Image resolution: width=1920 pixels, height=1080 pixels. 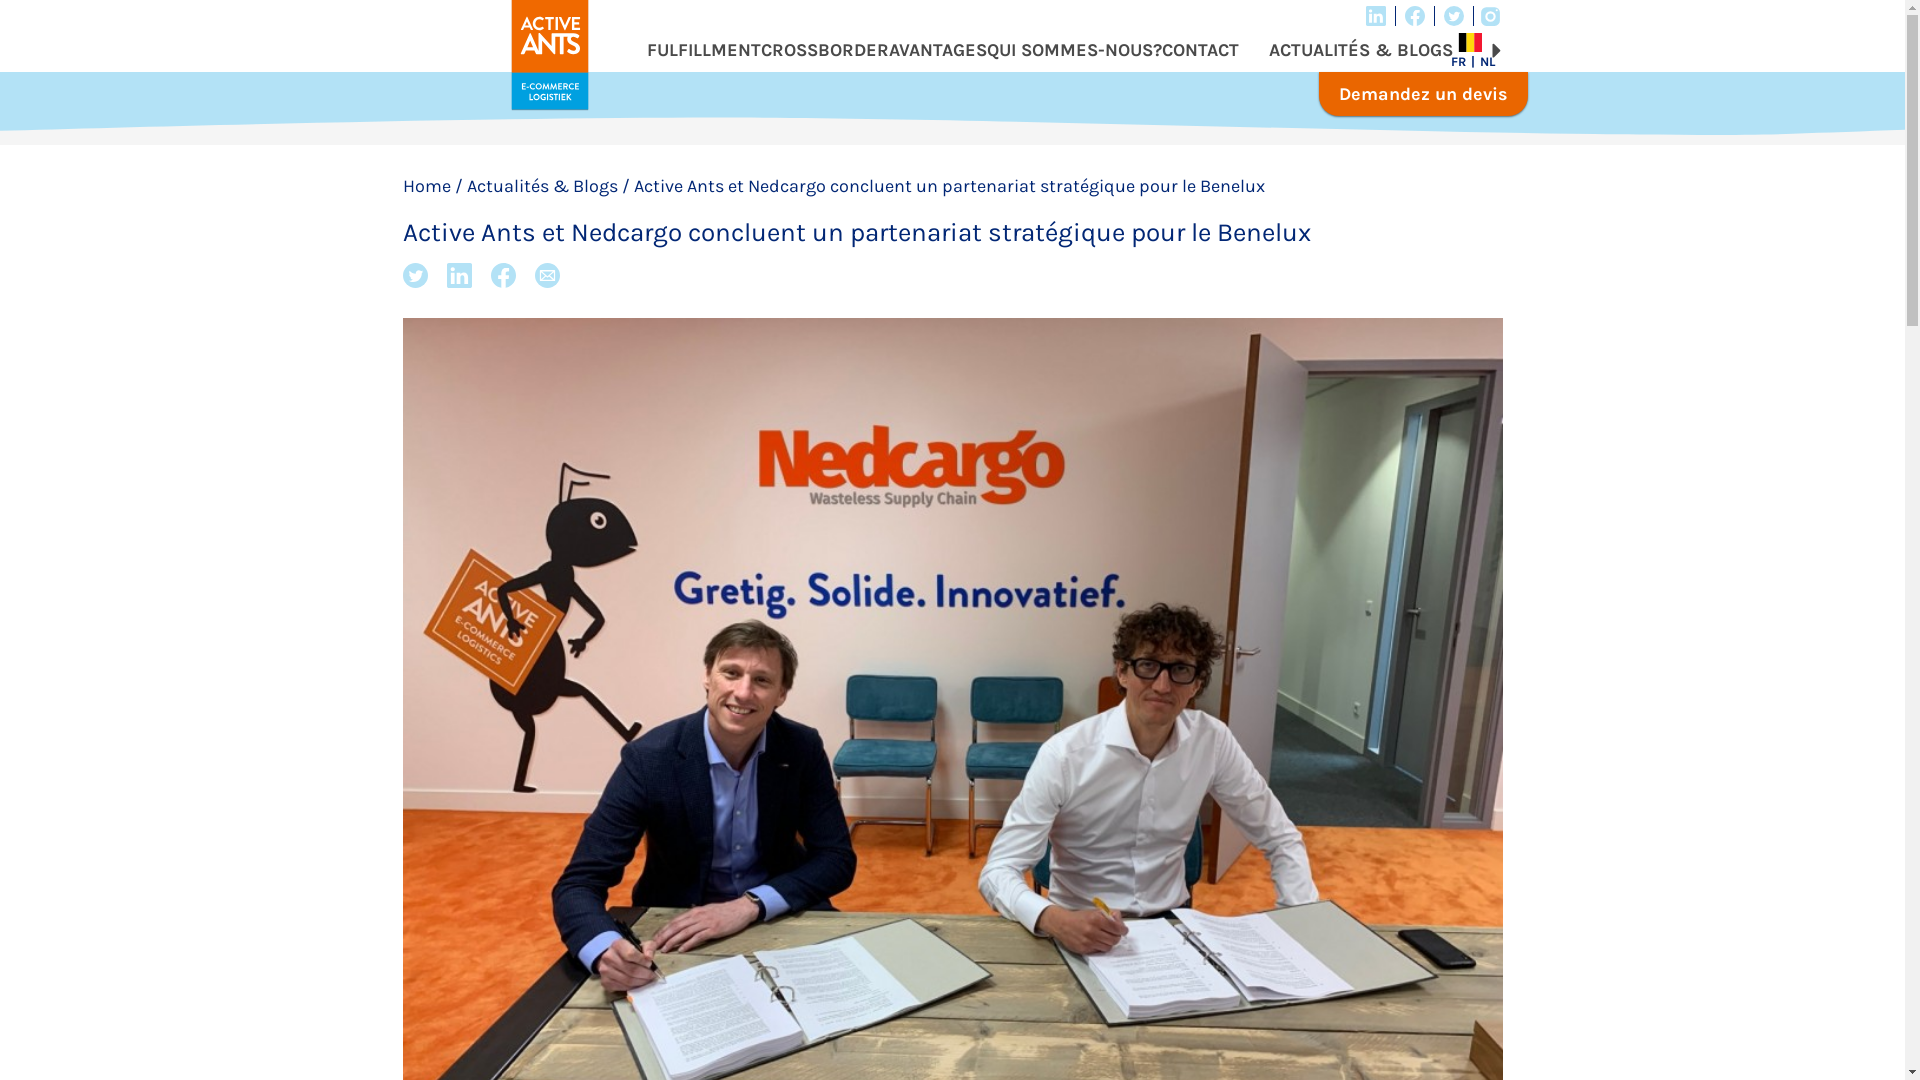 What do you see at coordinates (1200, 49) in the screenshot?
I see `'CONTACT'` at bounding box center [1200, 49].